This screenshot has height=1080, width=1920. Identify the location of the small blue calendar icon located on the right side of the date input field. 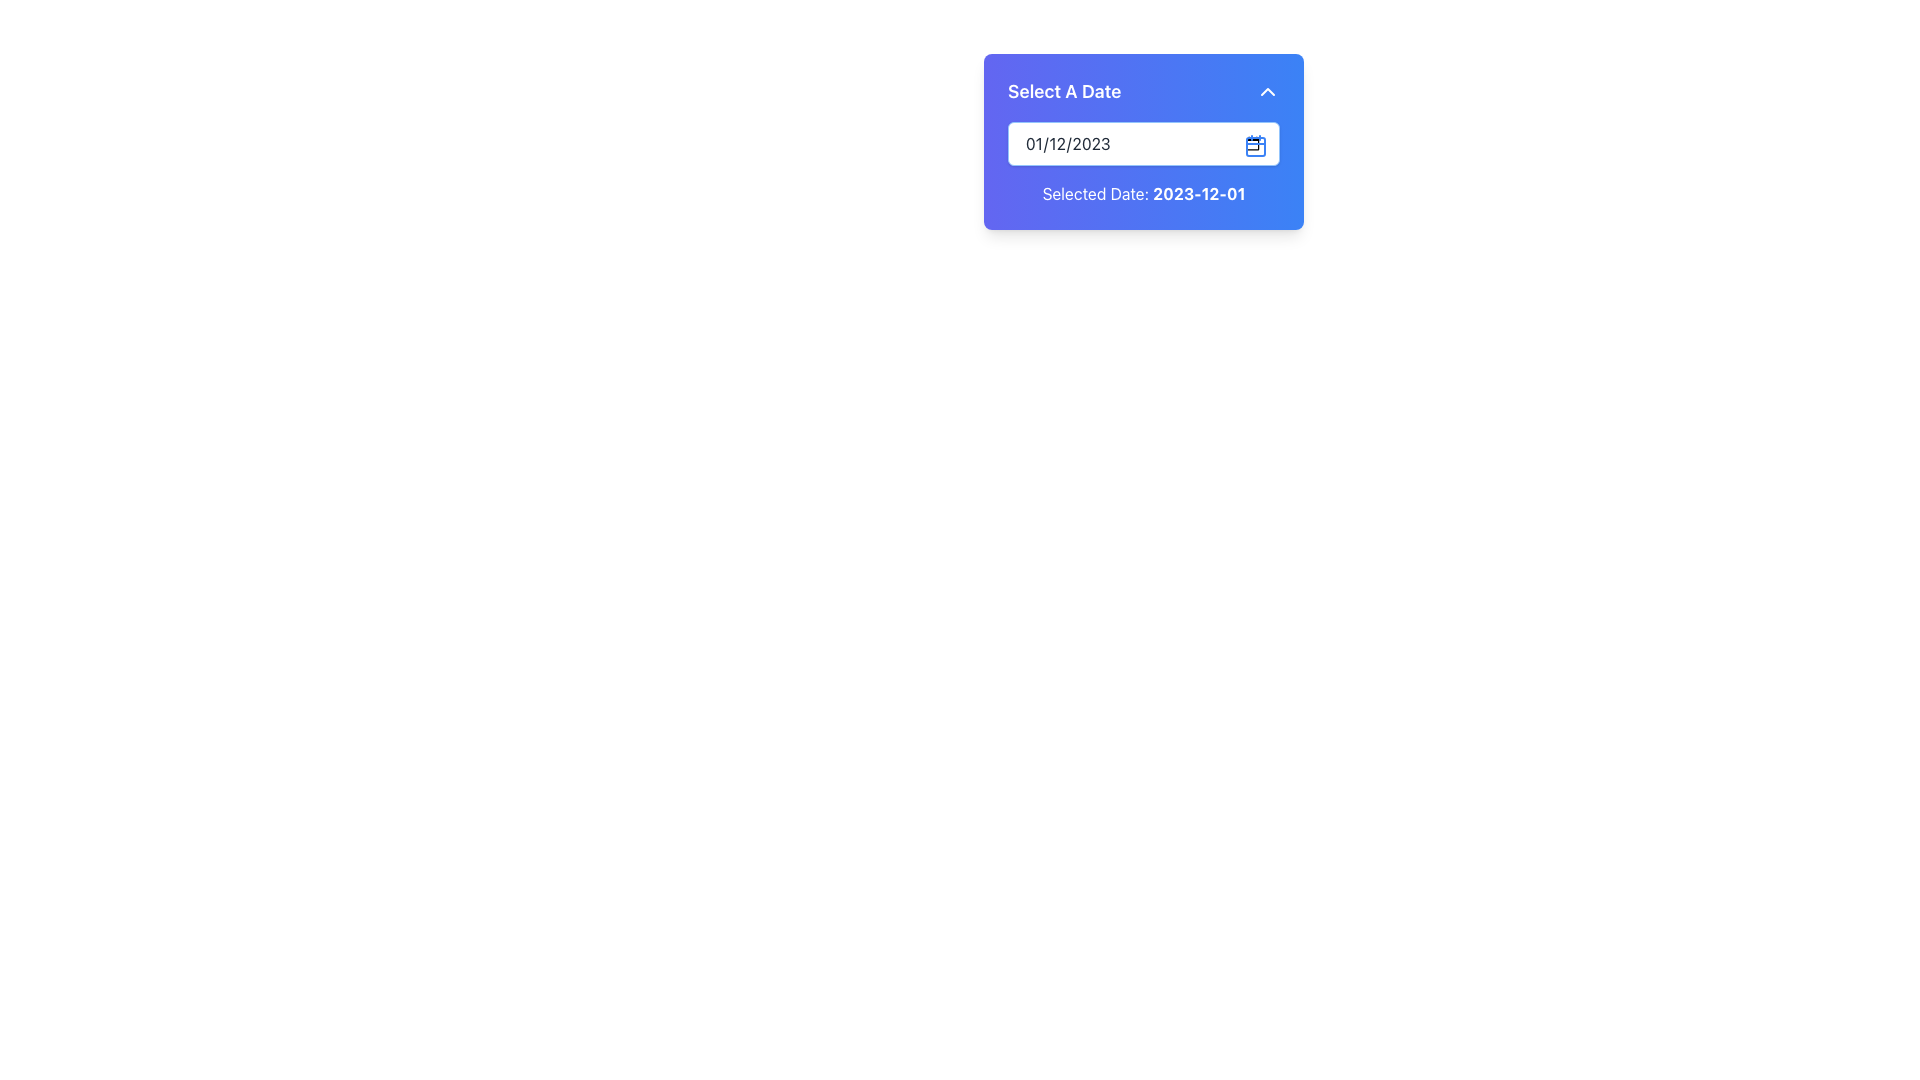
(1255, 145).